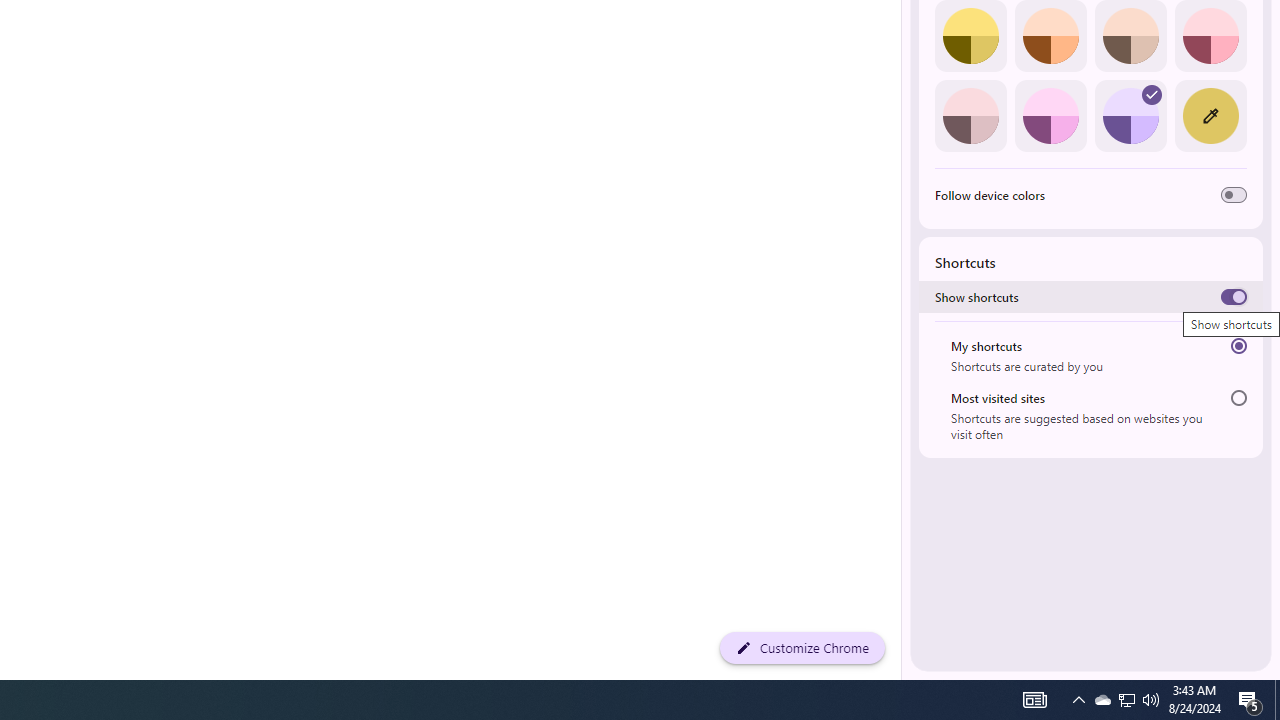  Describe the element at coordinates (970, 36) in the screenshot. I see `'Citron'` at that location.